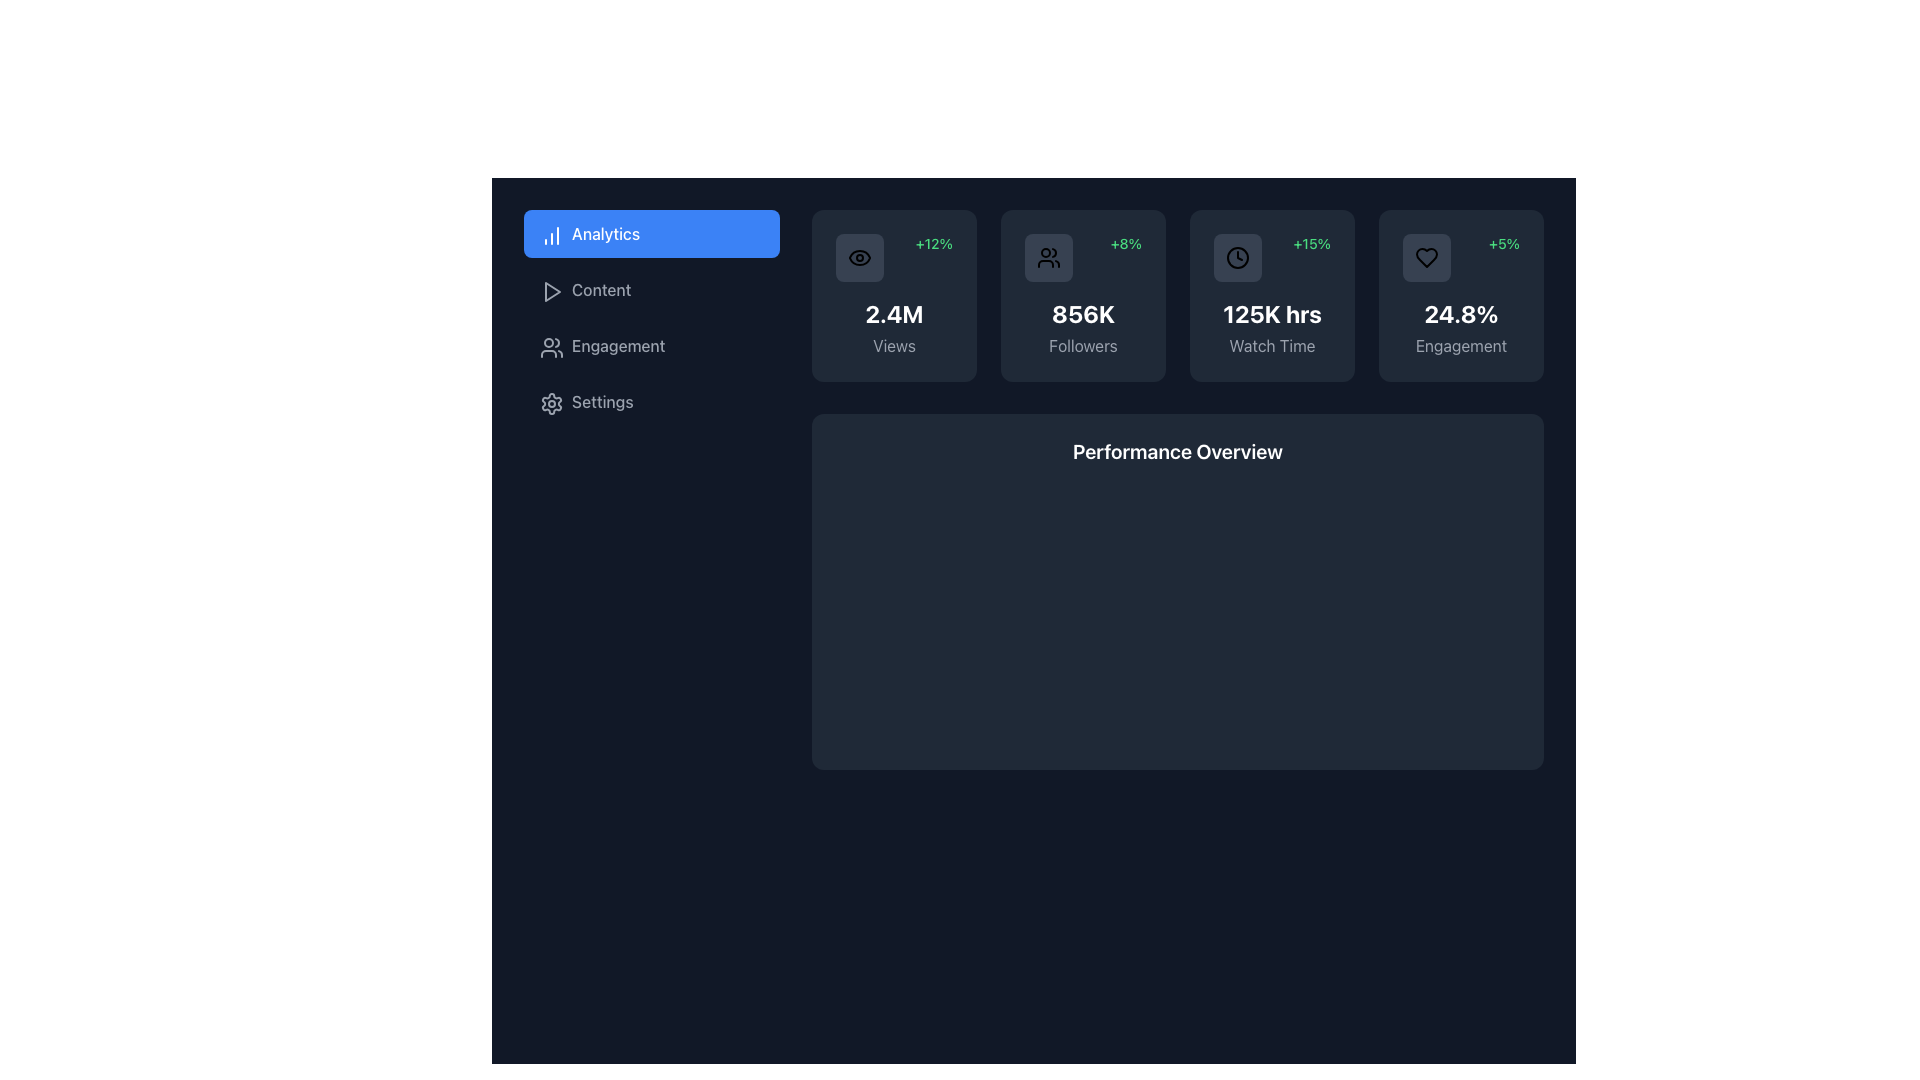  I want to click on the eye icon with a dark gray background located at the top-right of the interface within the first card displaying views data, so click(859, 257).